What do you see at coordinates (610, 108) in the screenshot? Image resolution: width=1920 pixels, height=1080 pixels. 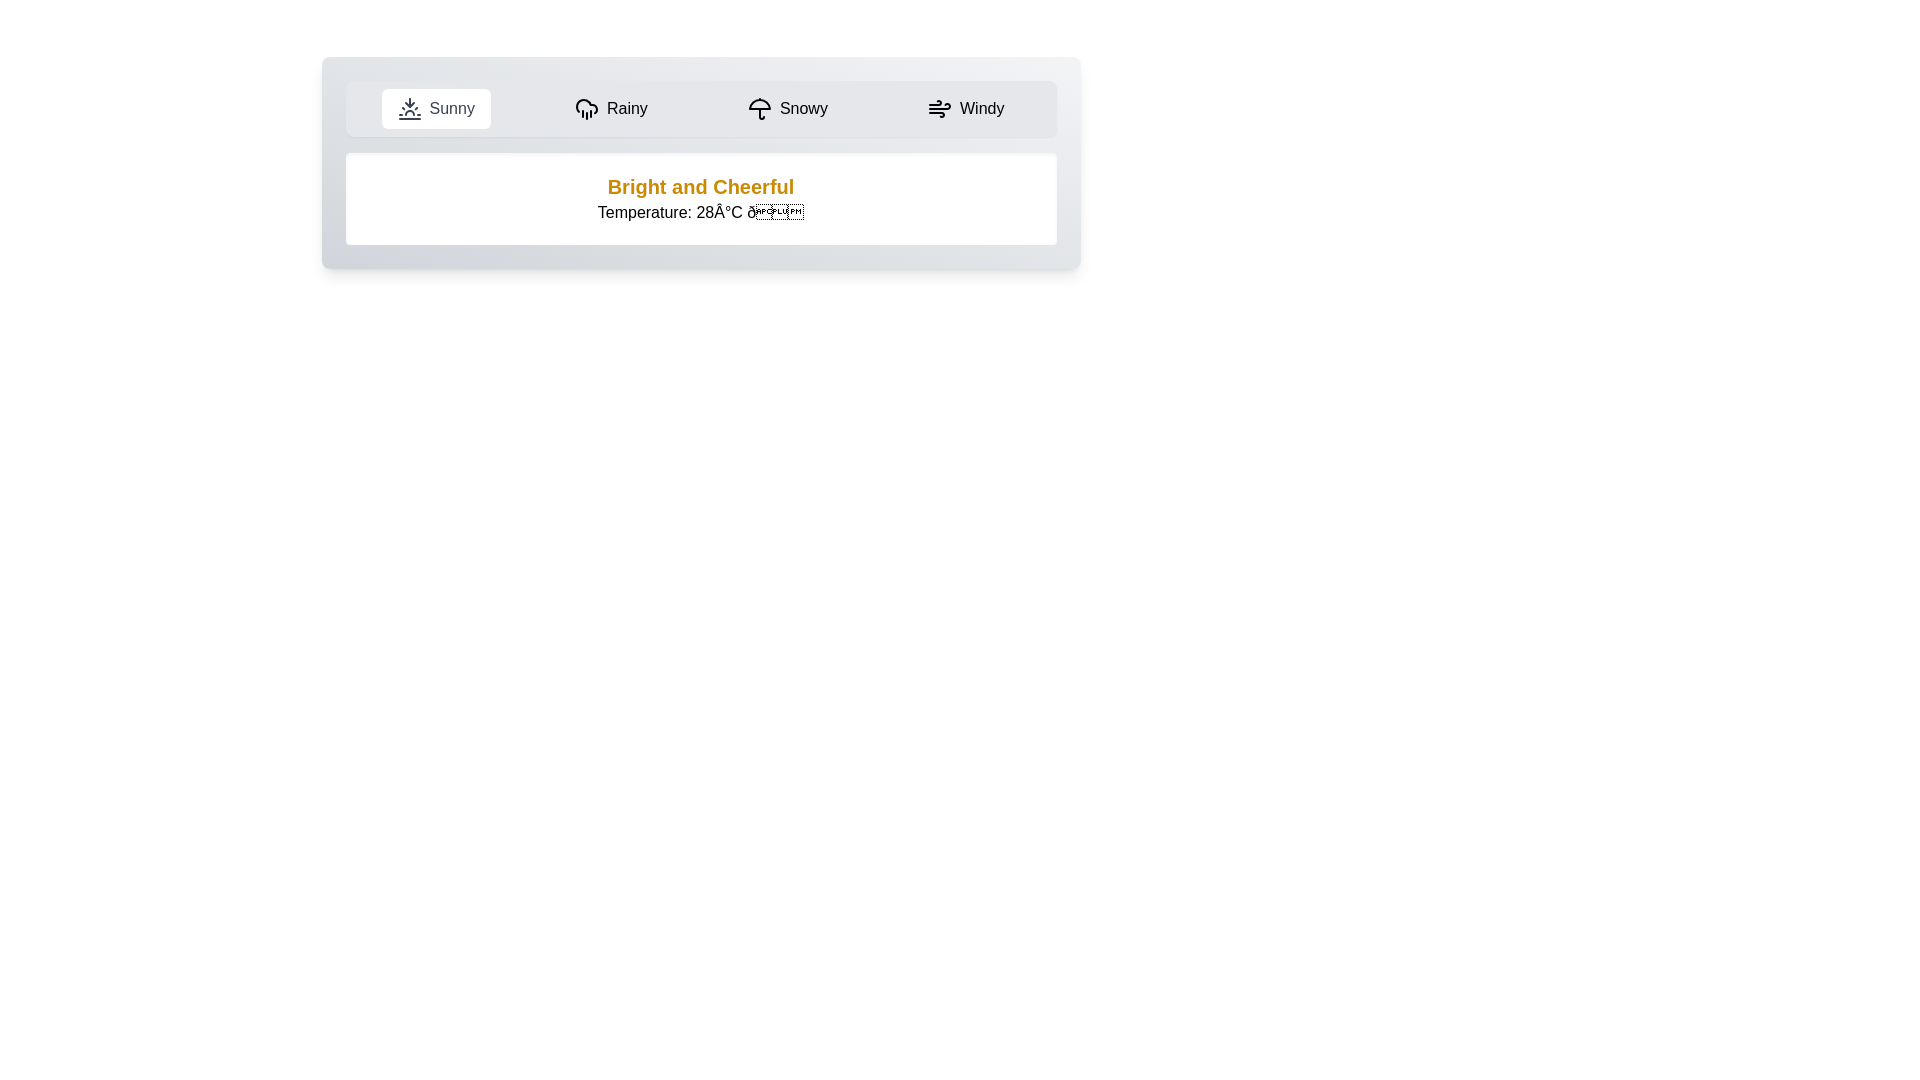 I see `the Rainy tab to display its content` at bounding box center [610, 108].